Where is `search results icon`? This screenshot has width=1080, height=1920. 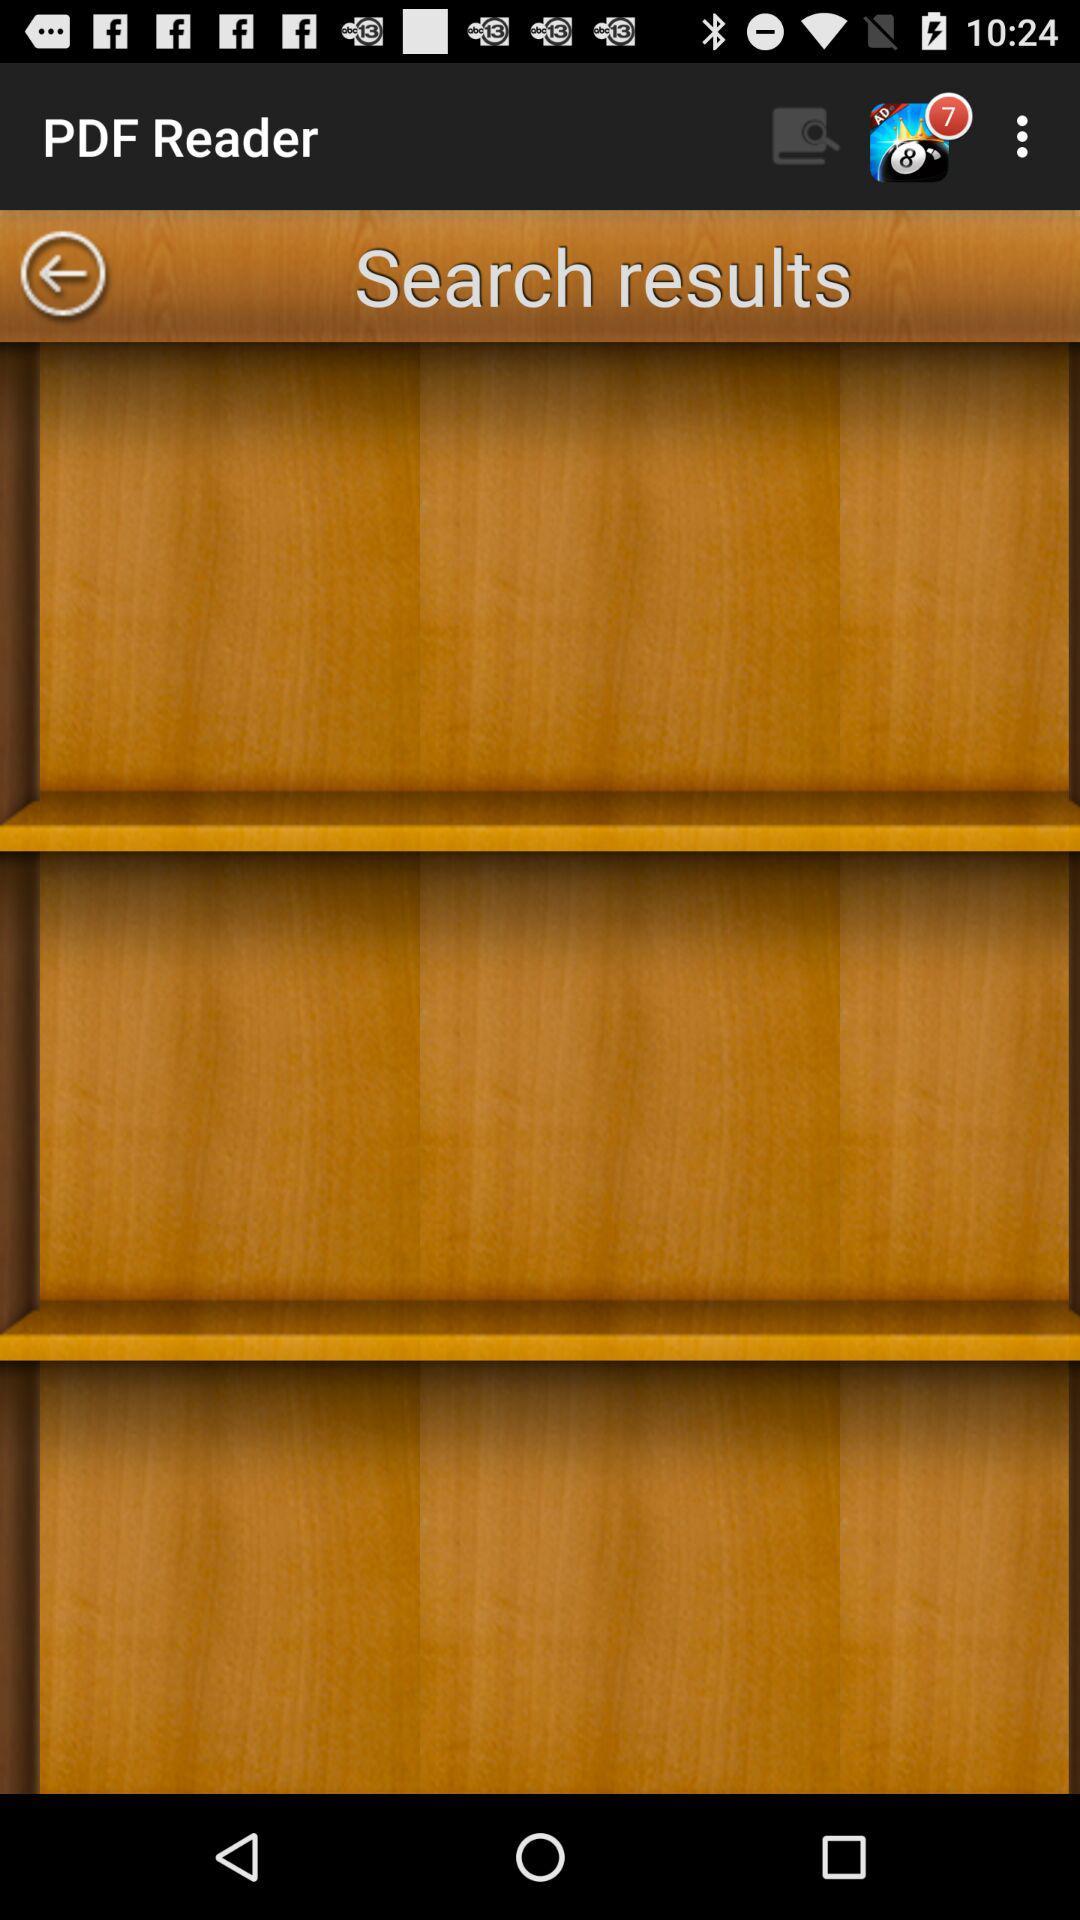 search results icon is located at coordinates (601, 274).